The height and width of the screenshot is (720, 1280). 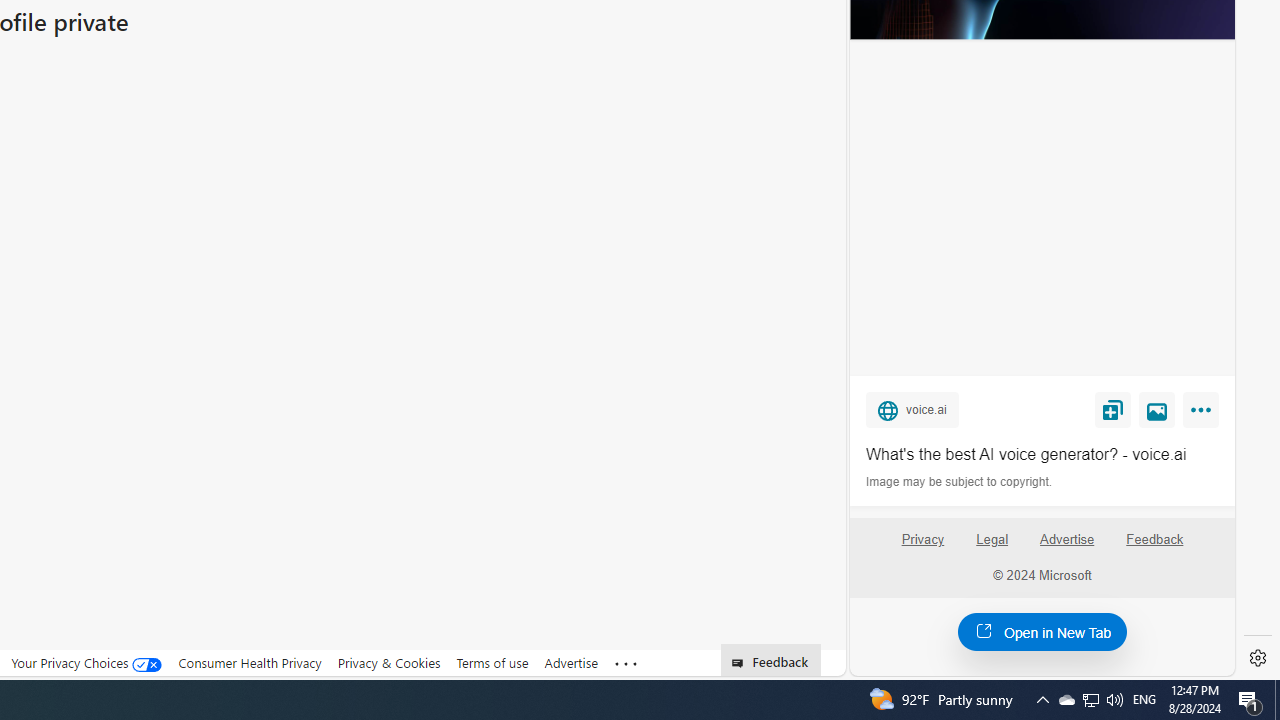 I want to click on 'Legal', so click(x=992, y=538).